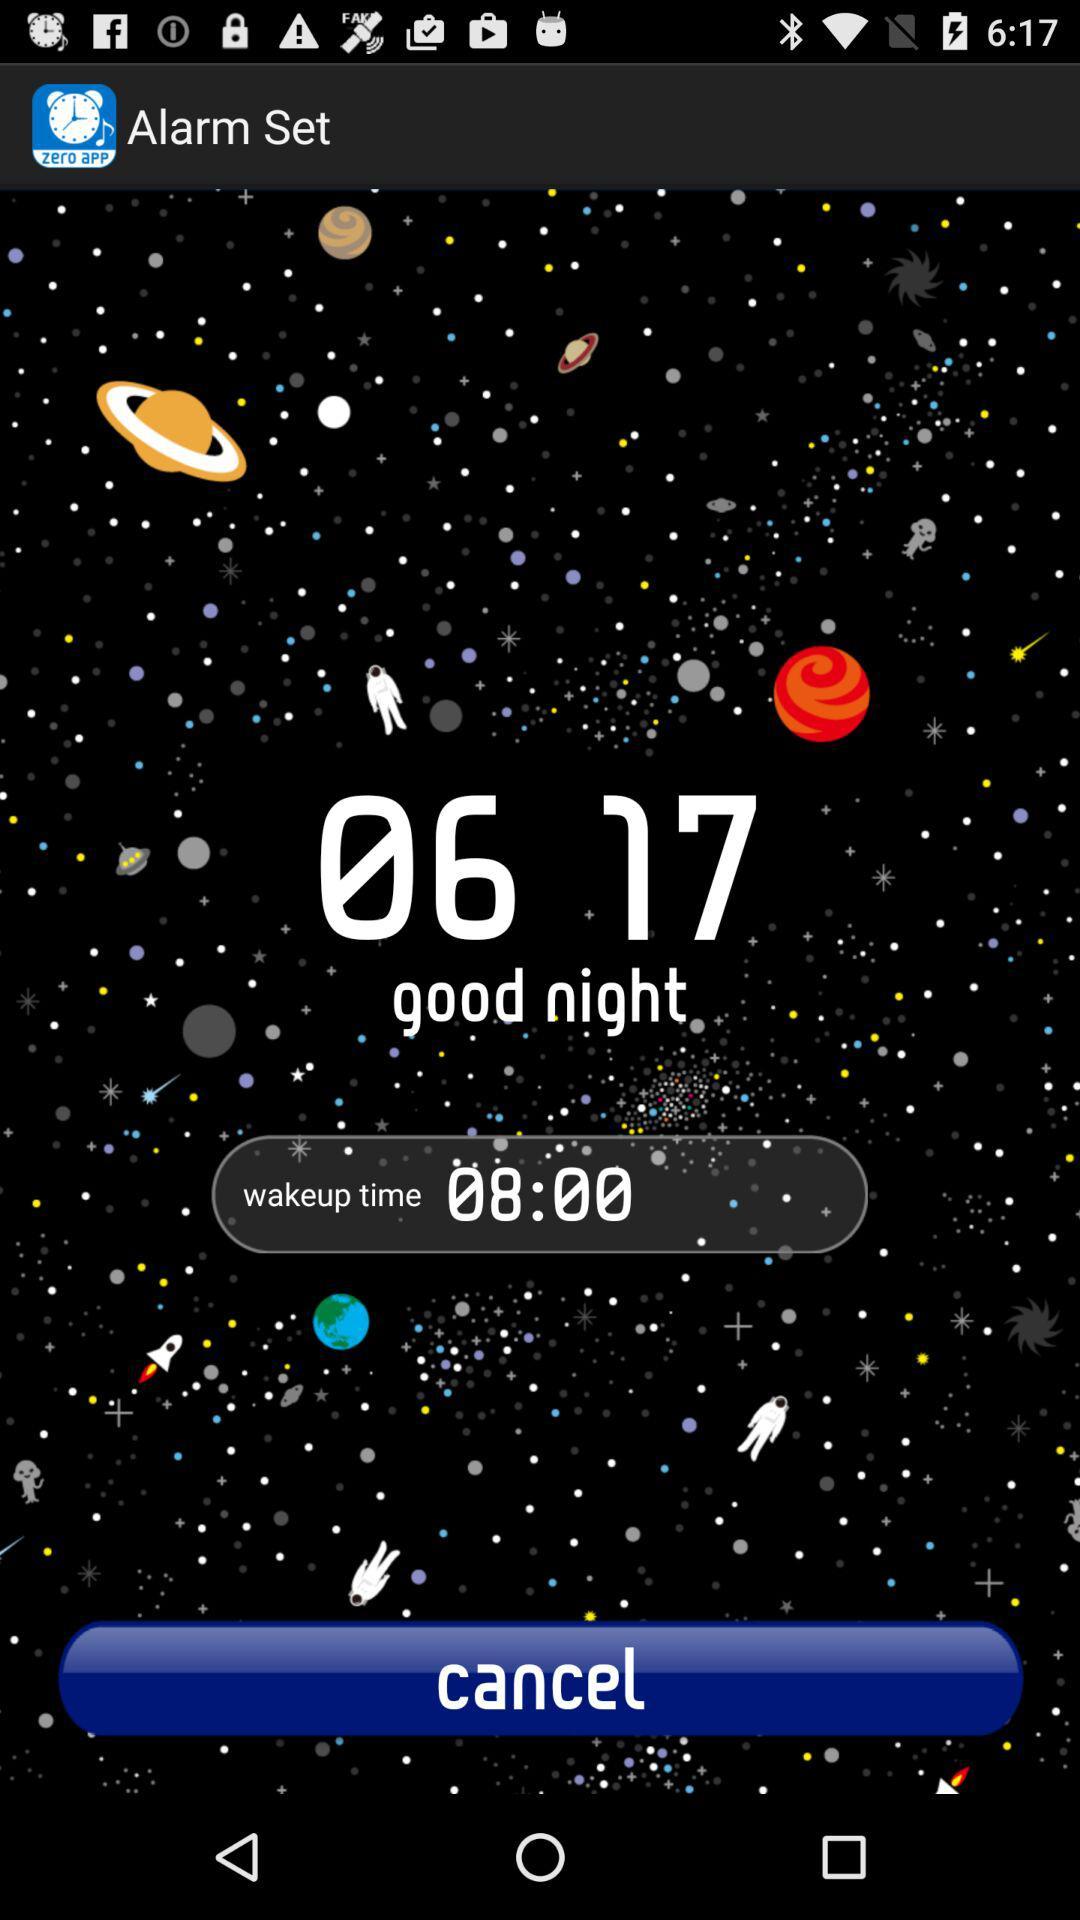 This screenshot has width=1080, height=1920. What do you see at coordinates (540, 1677) in the screenshot?
I see `icon at the bottom` at bounding box center [540, 1677].